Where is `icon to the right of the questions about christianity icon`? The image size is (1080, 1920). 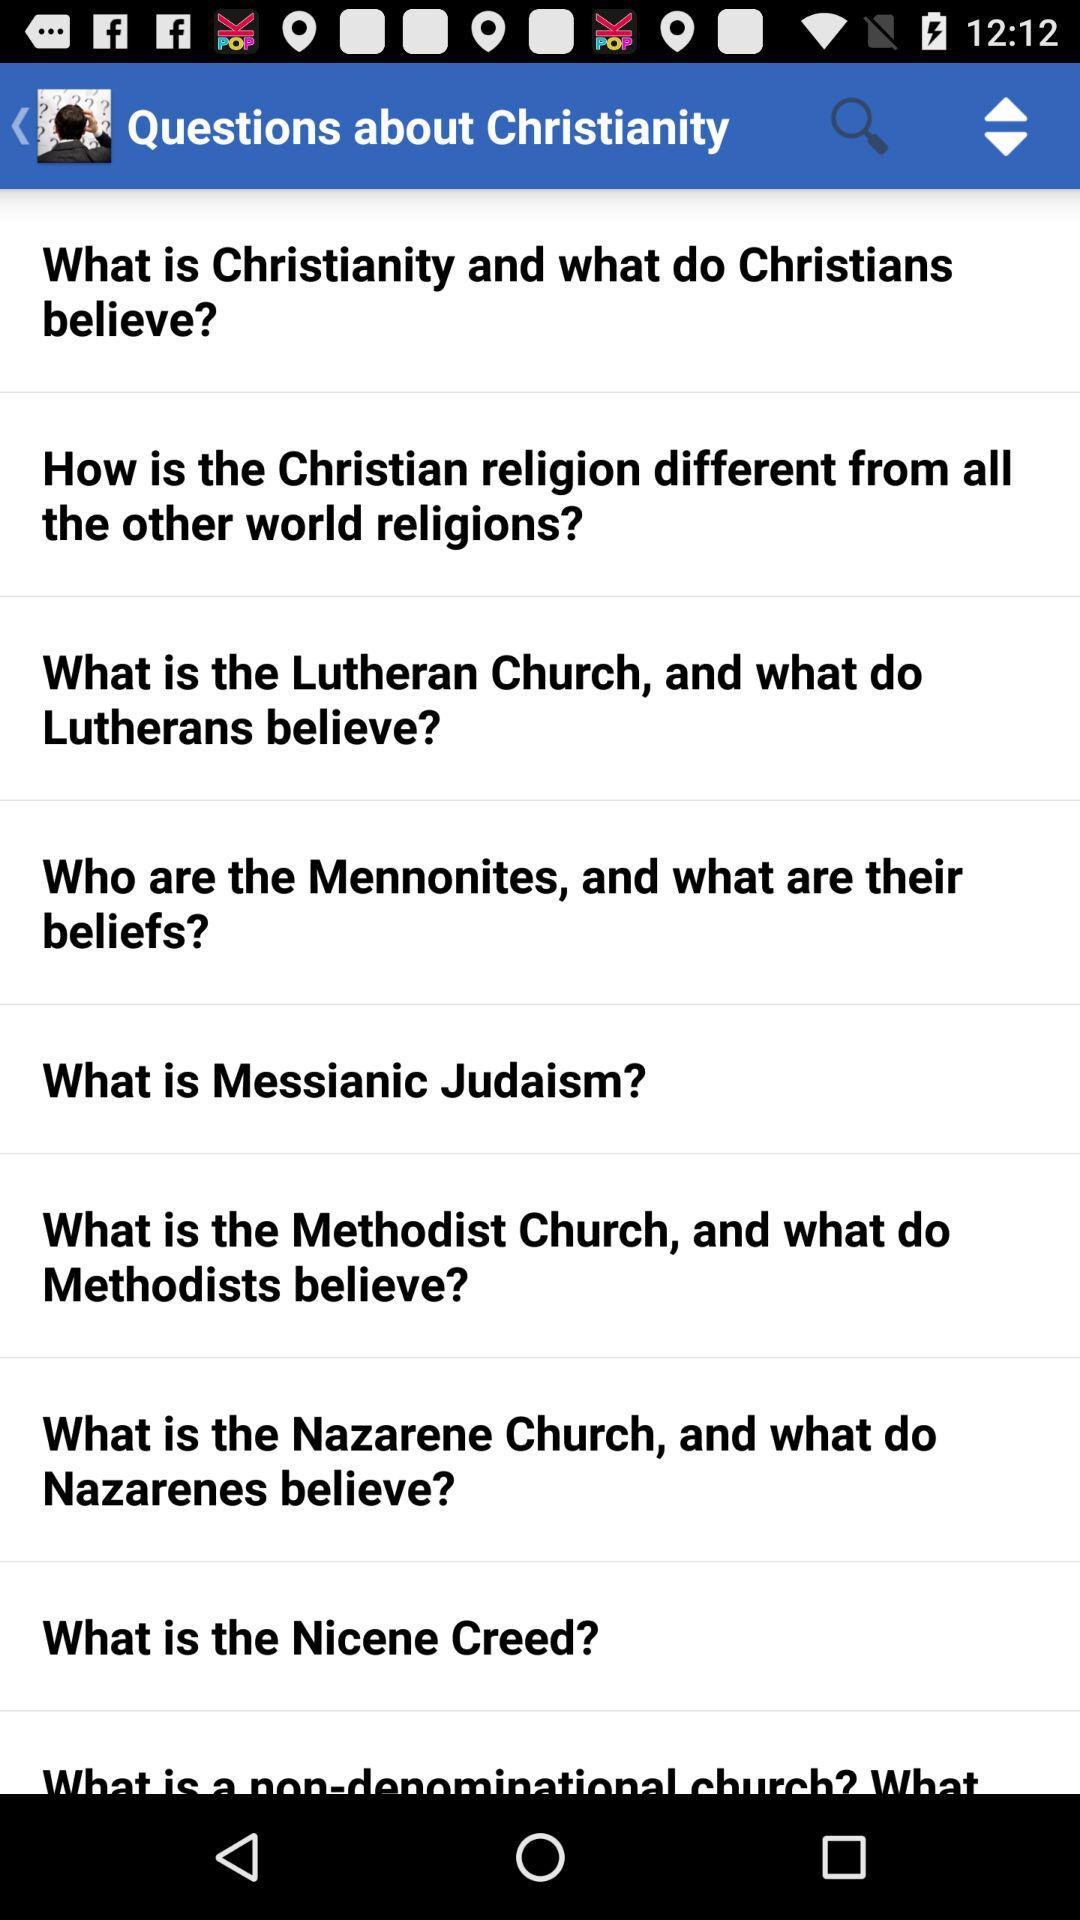 icon to the right of the questions about christianity icon is located at coordinates (858, 124).